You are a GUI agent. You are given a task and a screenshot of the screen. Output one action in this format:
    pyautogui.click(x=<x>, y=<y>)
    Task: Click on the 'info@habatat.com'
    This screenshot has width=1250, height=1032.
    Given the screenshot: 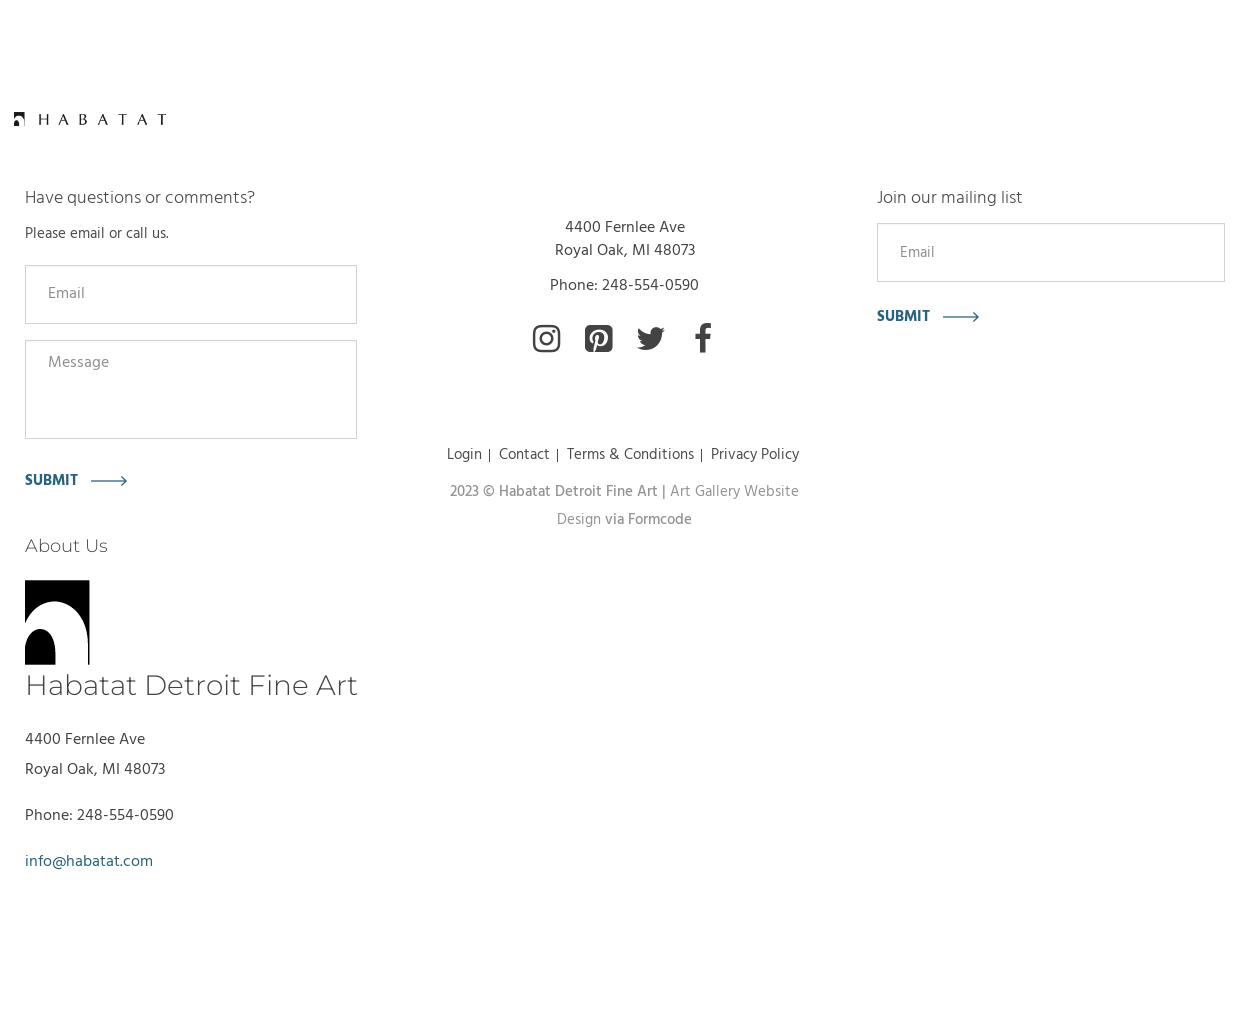 What is the action you would take?
    pyautogui.click(x=88, y=862)
    